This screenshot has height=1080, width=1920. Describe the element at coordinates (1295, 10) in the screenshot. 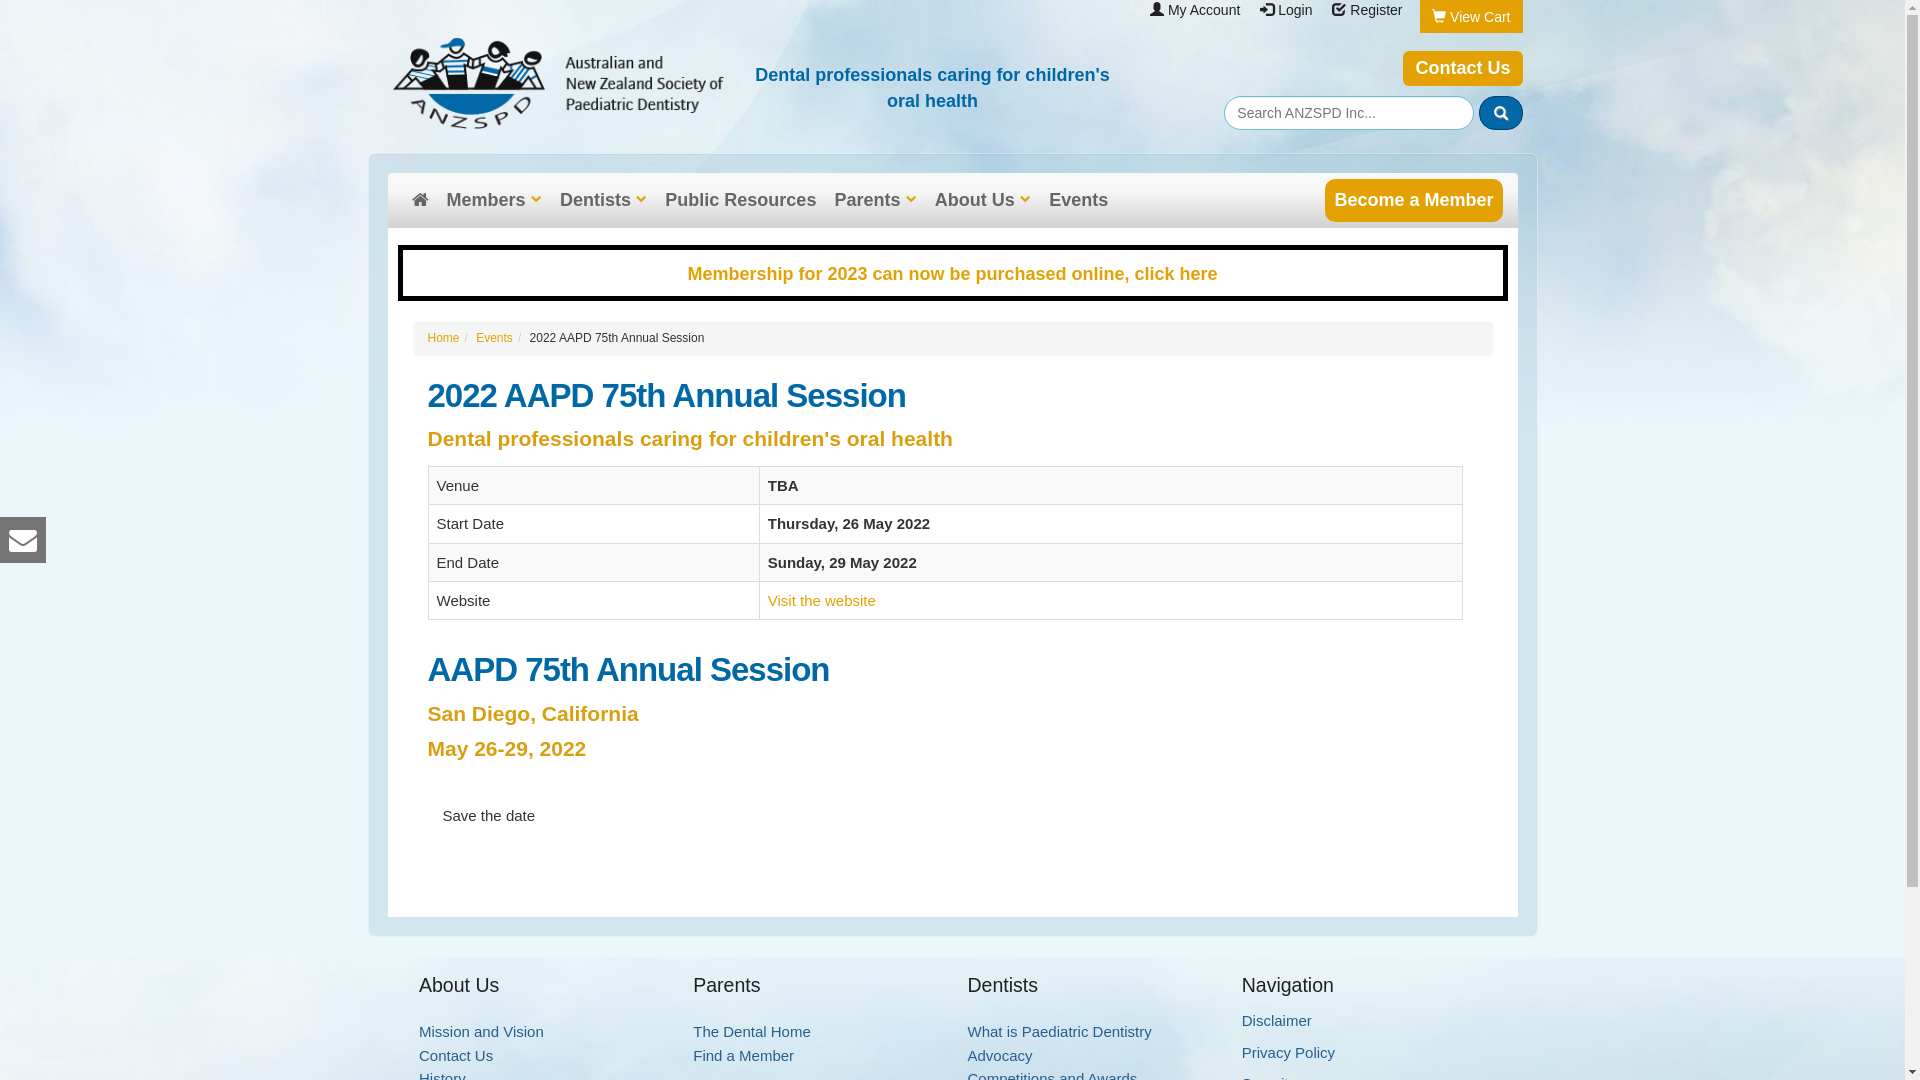

I see `'Login'` at that location.